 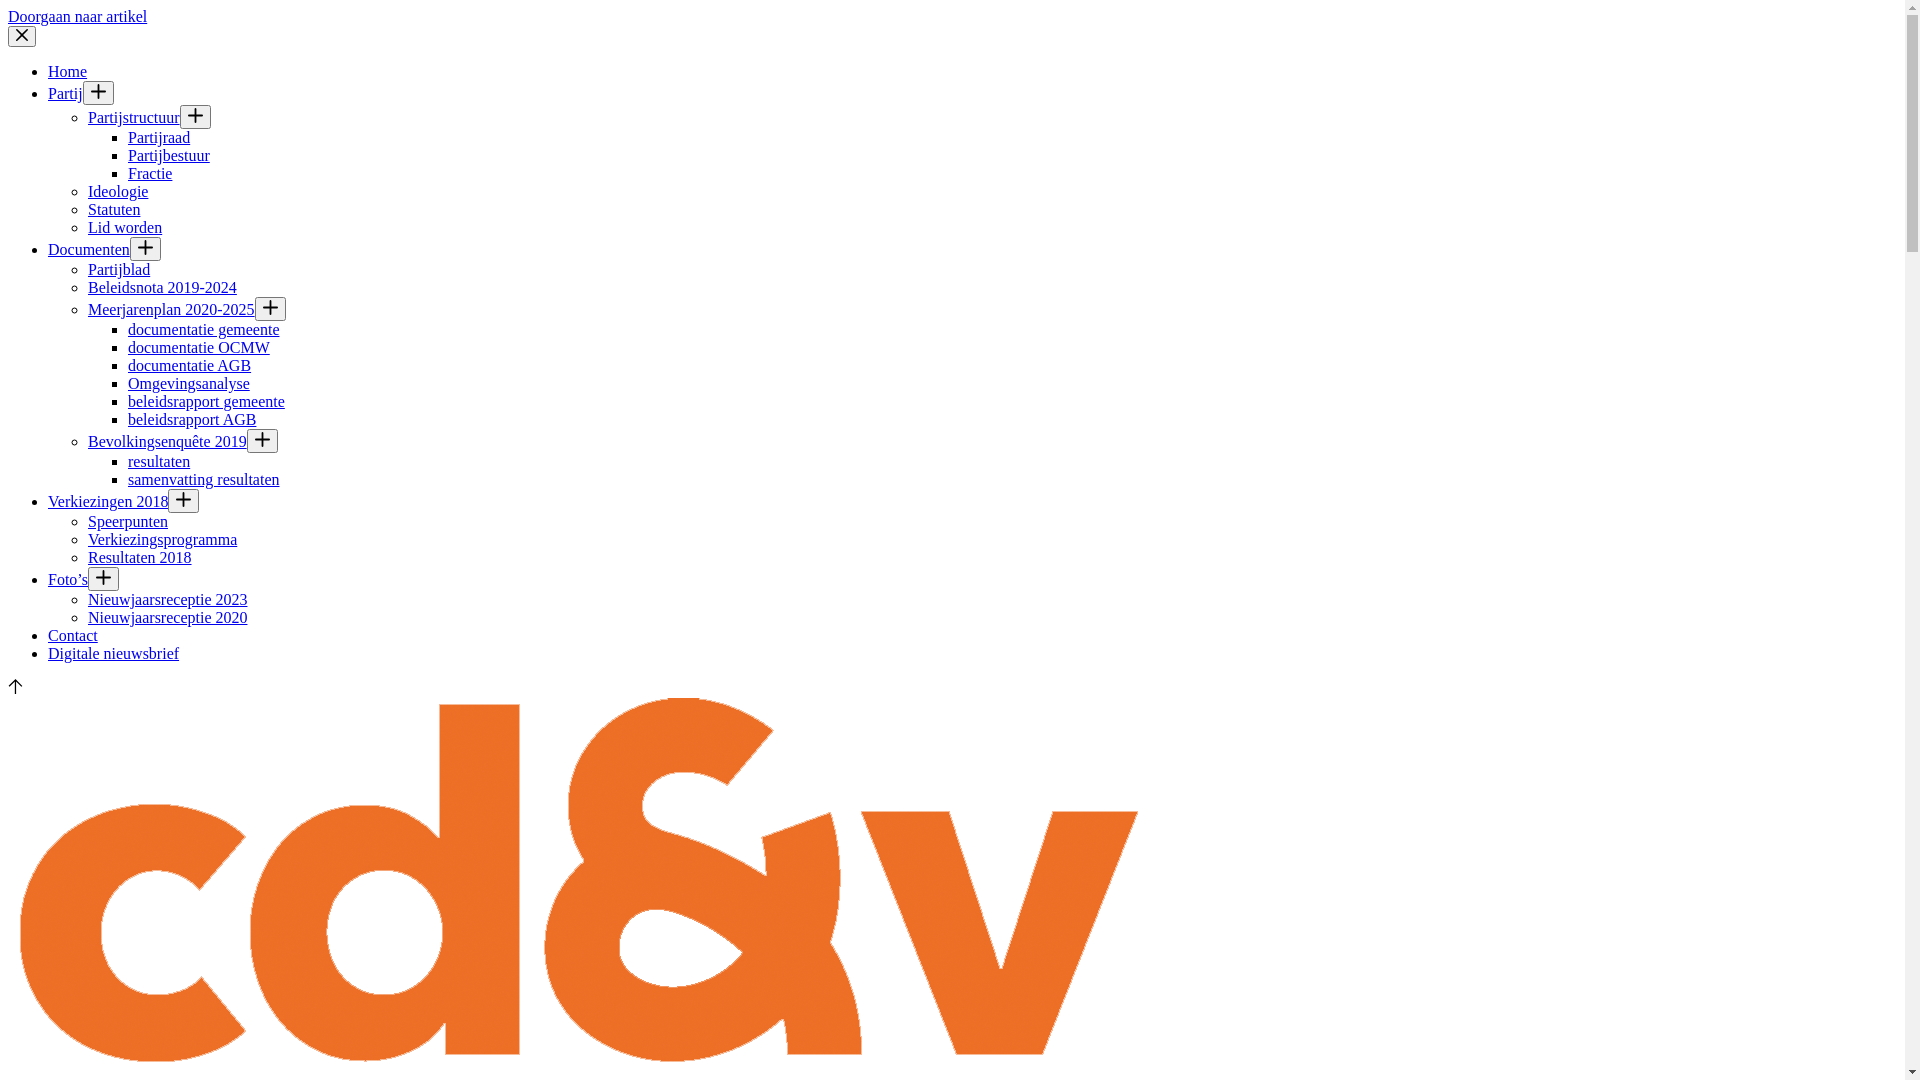 What do you see at coordinates (204, 479) in the screenshot?
I see `'samenvatting resultaten'` at bounding box center [204, 479].